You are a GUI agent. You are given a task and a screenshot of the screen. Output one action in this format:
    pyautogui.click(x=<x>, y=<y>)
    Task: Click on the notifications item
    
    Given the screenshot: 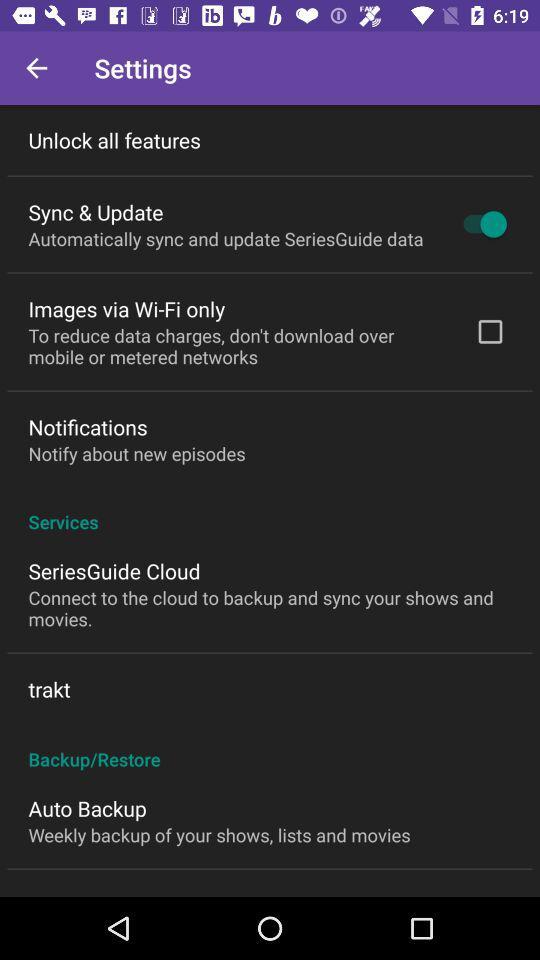 What is the action you would take?
    pyautogui.click(x=87, y=427)
    